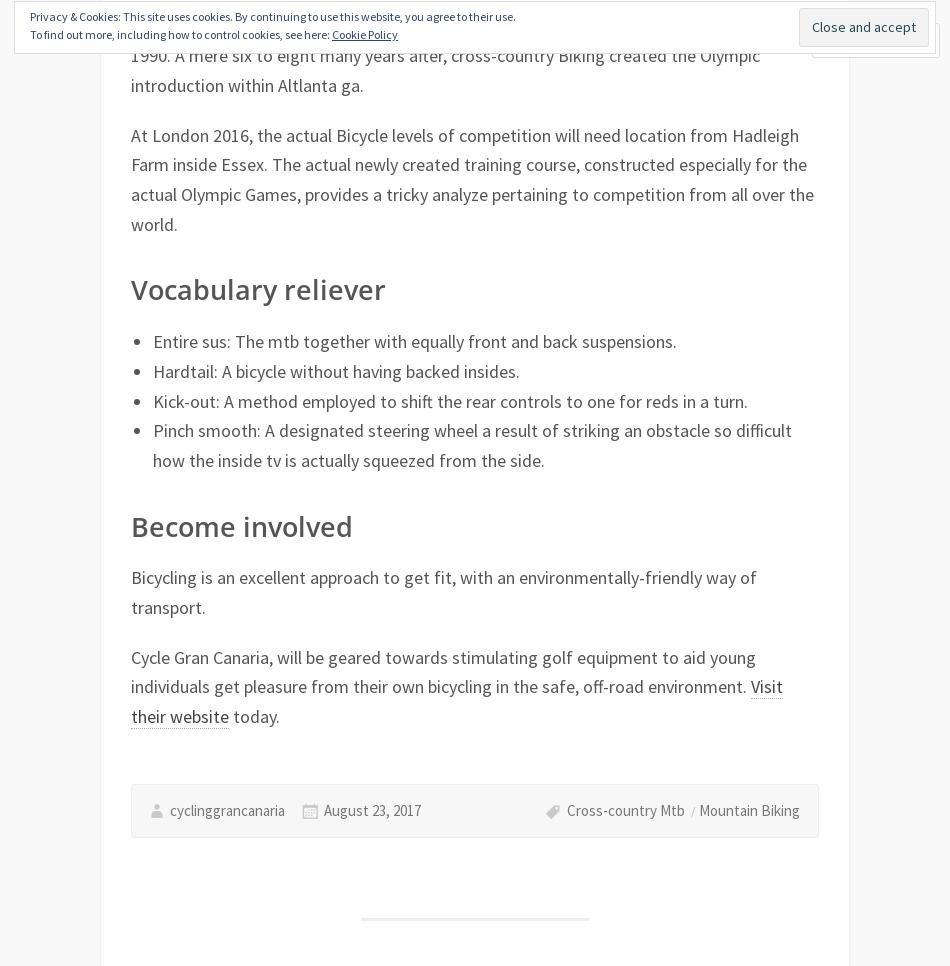 The image size is (950, 966). What do you see at coordinates (334, 369) in the screenshot?
I see `'Hardtail: A bicycle without having backed insides.'` at bounding box center [334, 369].